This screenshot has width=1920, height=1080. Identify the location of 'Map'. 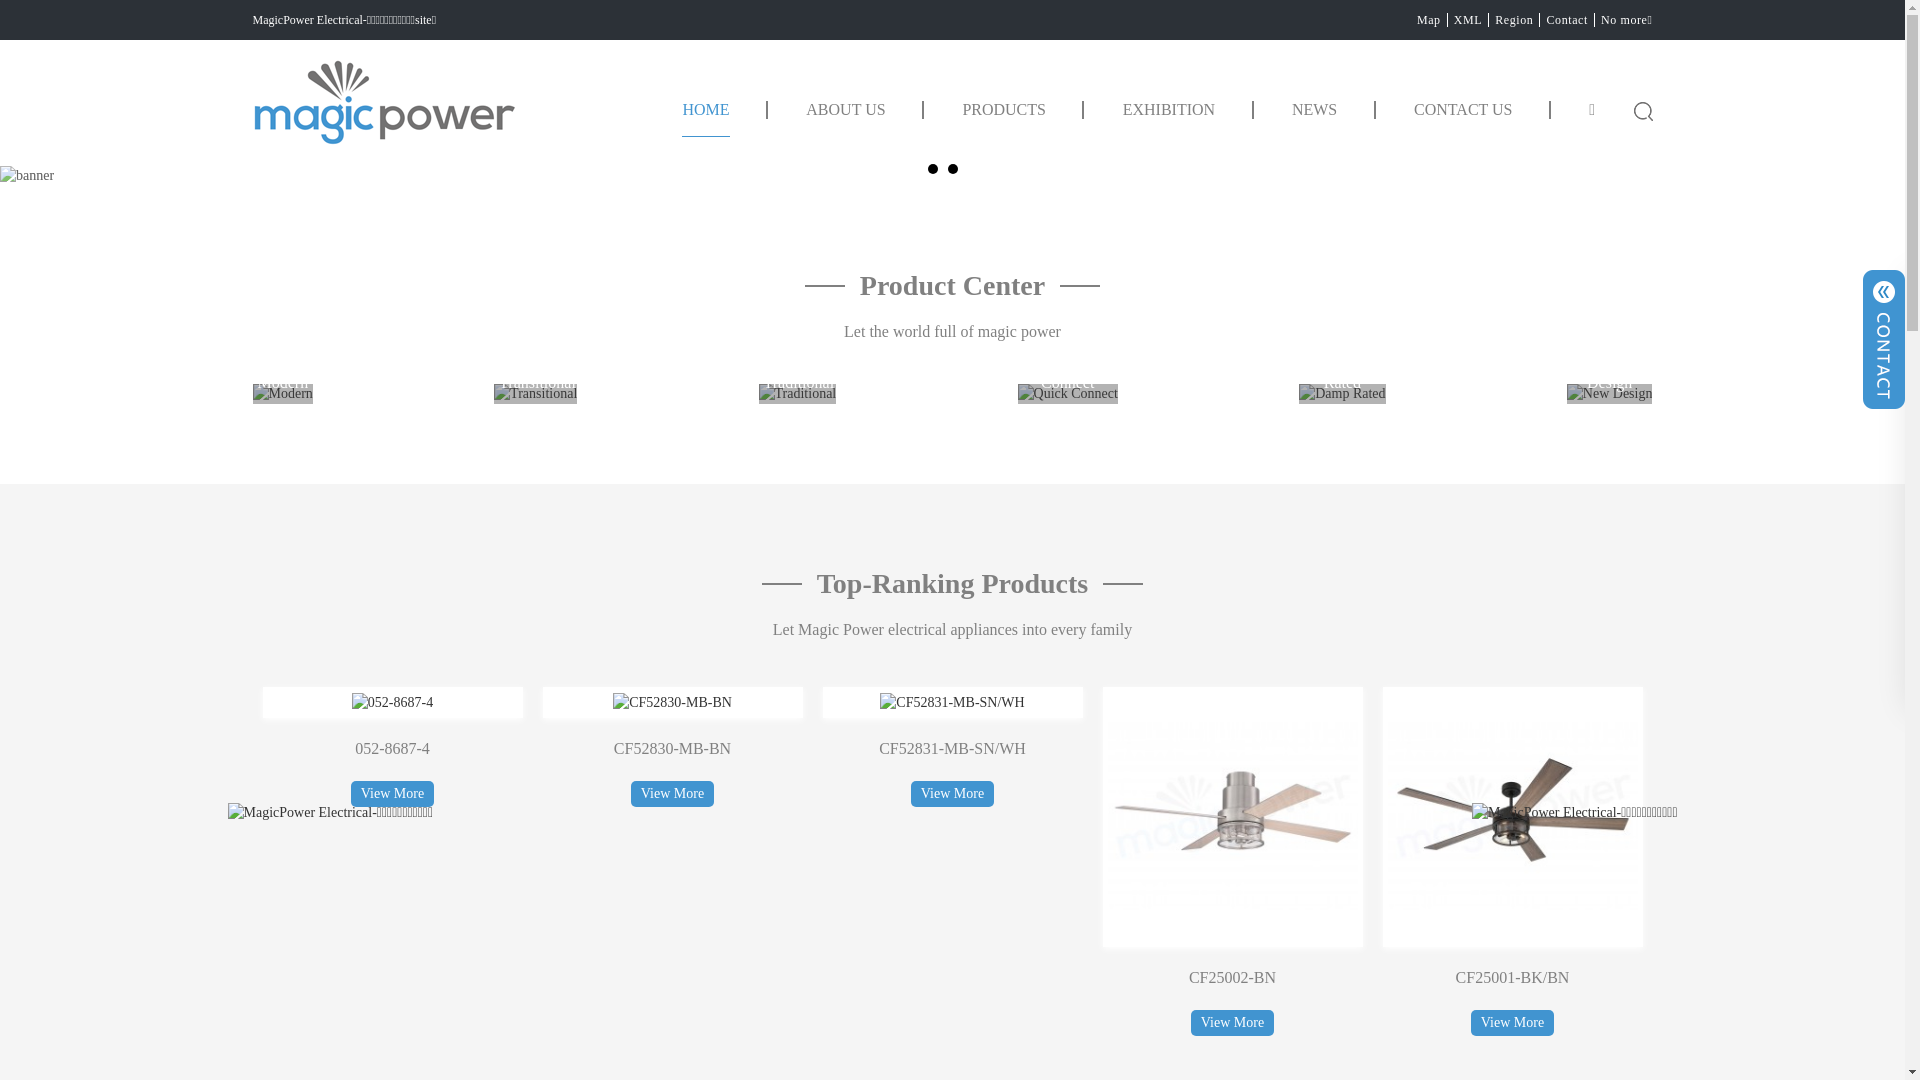
(1410, 19).